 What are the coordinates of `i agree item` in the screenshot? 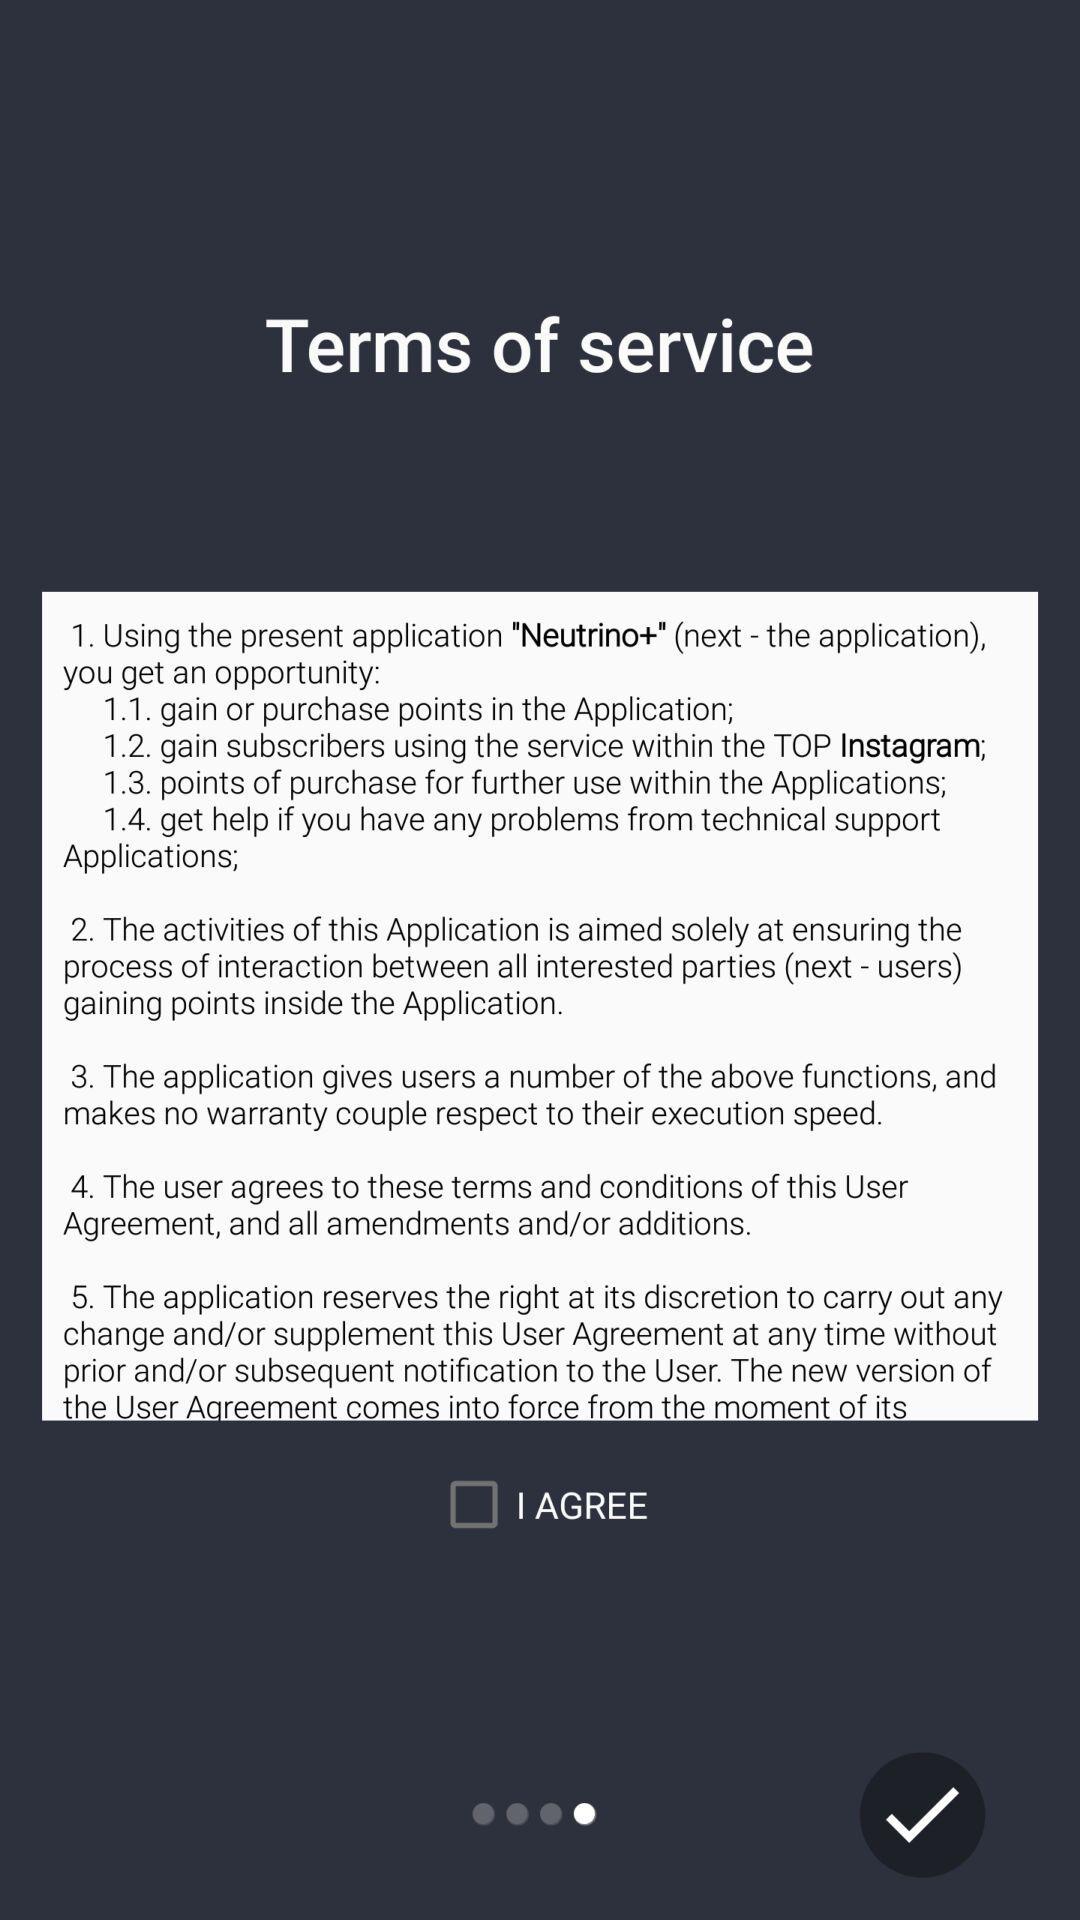 It's located at (540, 1504).